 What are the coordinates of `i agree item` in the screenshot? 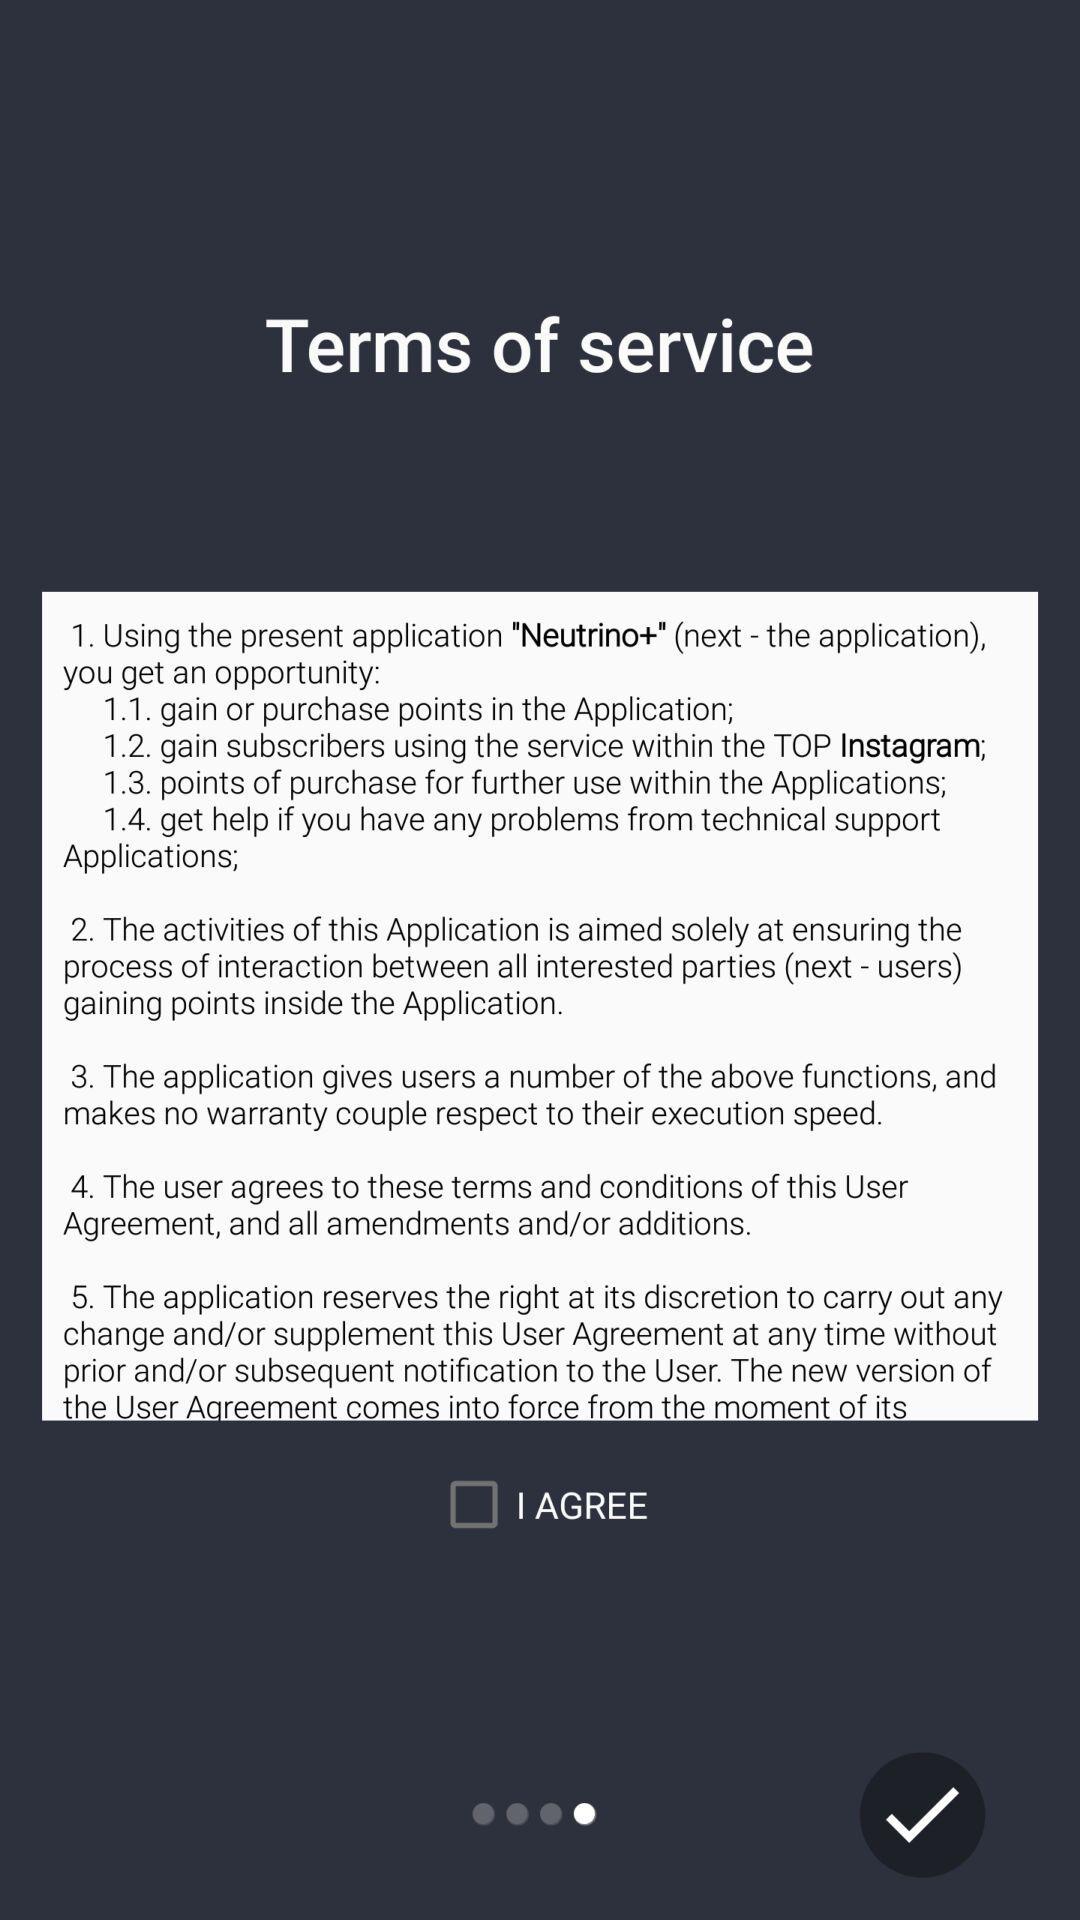 It's located at (540, 1504).